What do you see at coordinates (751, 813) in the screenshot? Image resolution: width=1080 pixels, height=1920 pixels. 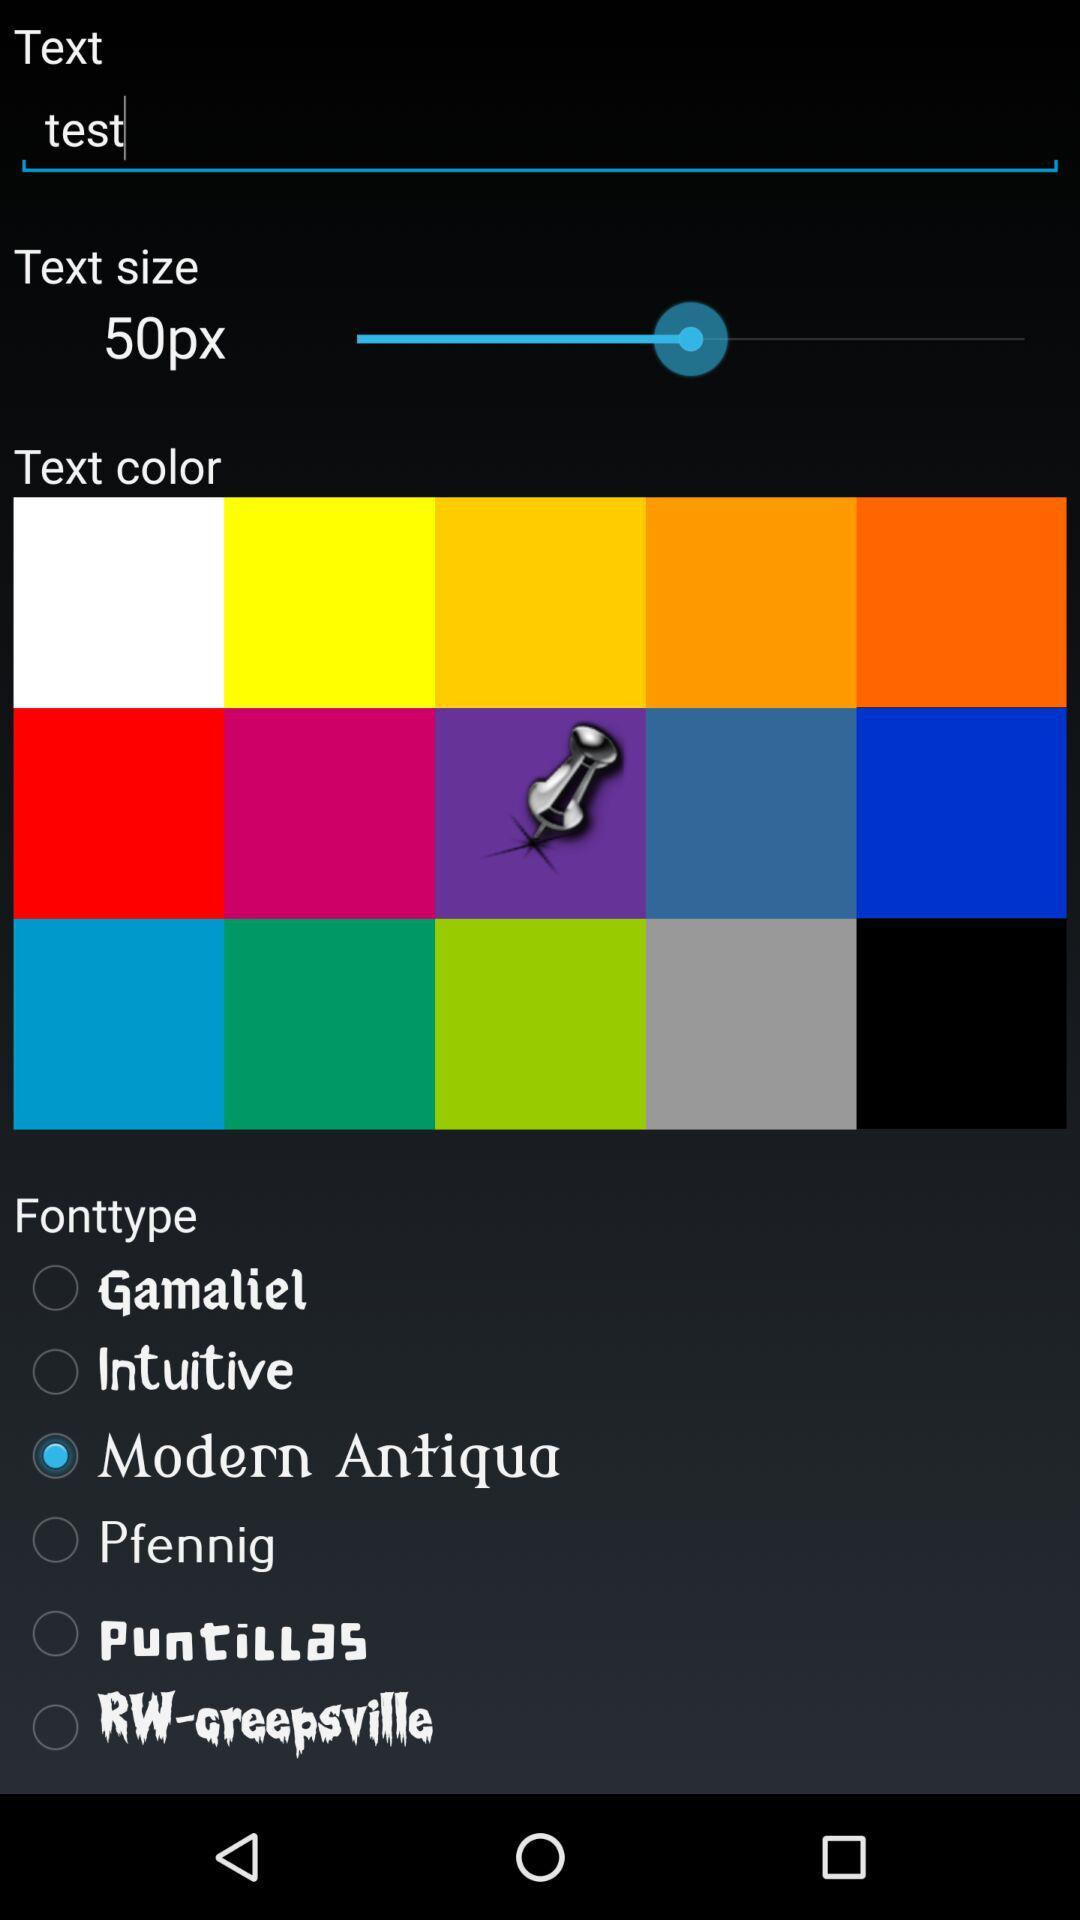 I see `choose color light blue` at bounding box center [751, 813].